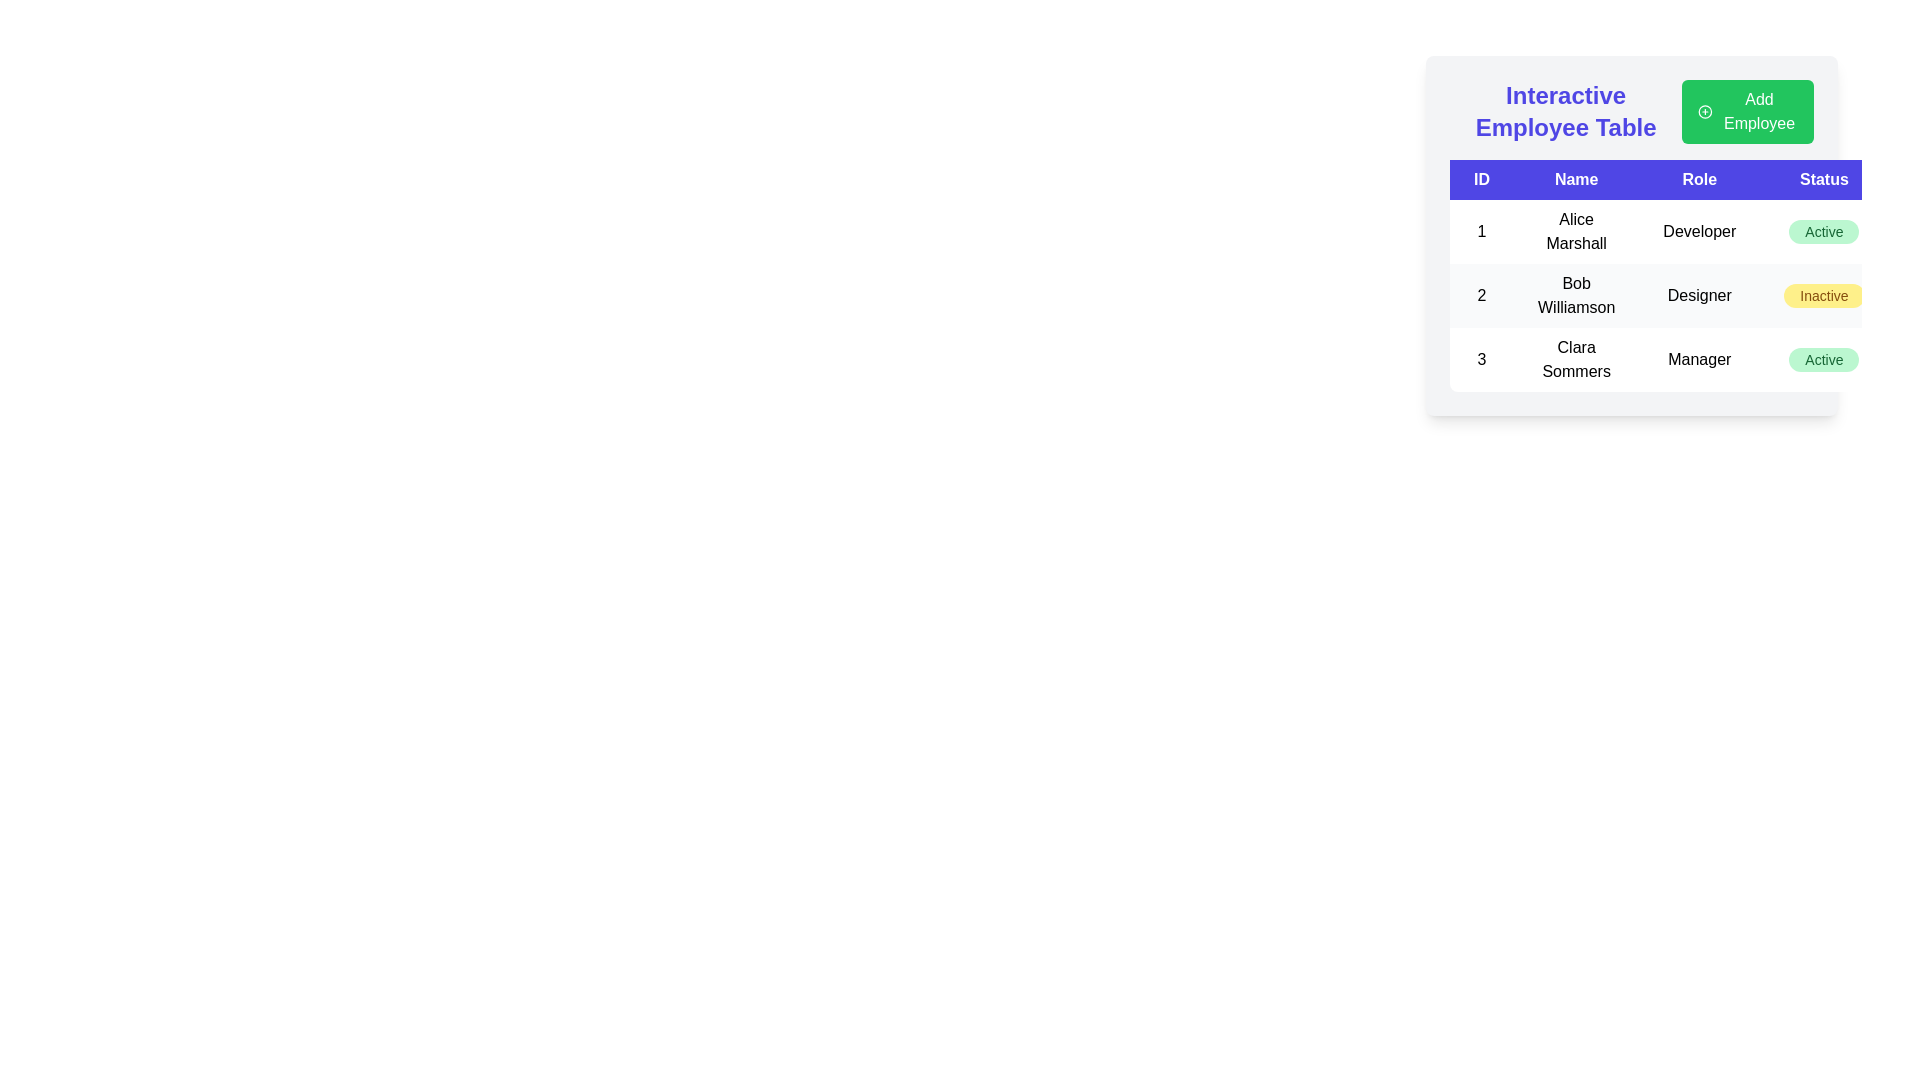  I want to click on the 'Status' text label, which is a horizontal label with white text on a bold blue background located at the top-right section of the table, serving as the heading of the last column, so click(1824, 180).